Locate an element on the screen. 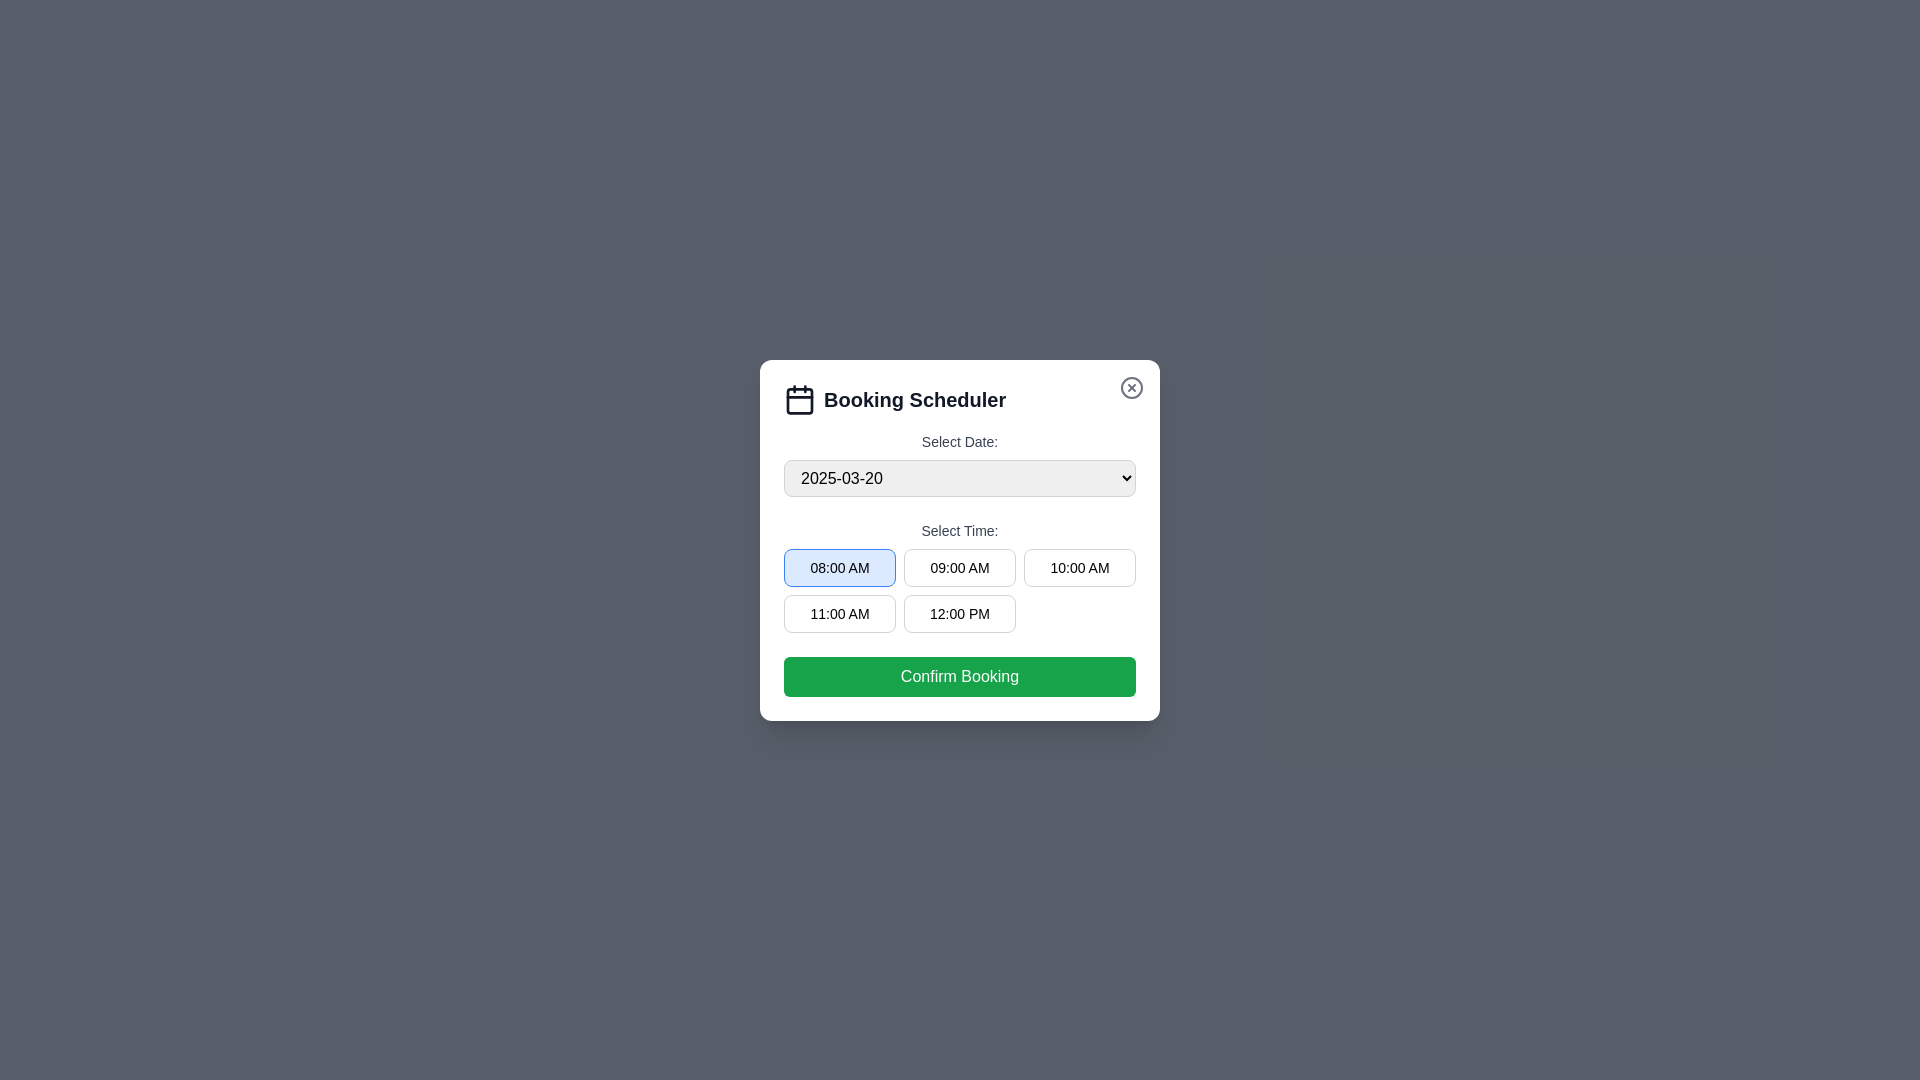 The width and height of the screenshot is (1920, 1080). the close button located in the top-right corner of the 'Booking Scheduler' dialog is located at coordinates (1132, 387).